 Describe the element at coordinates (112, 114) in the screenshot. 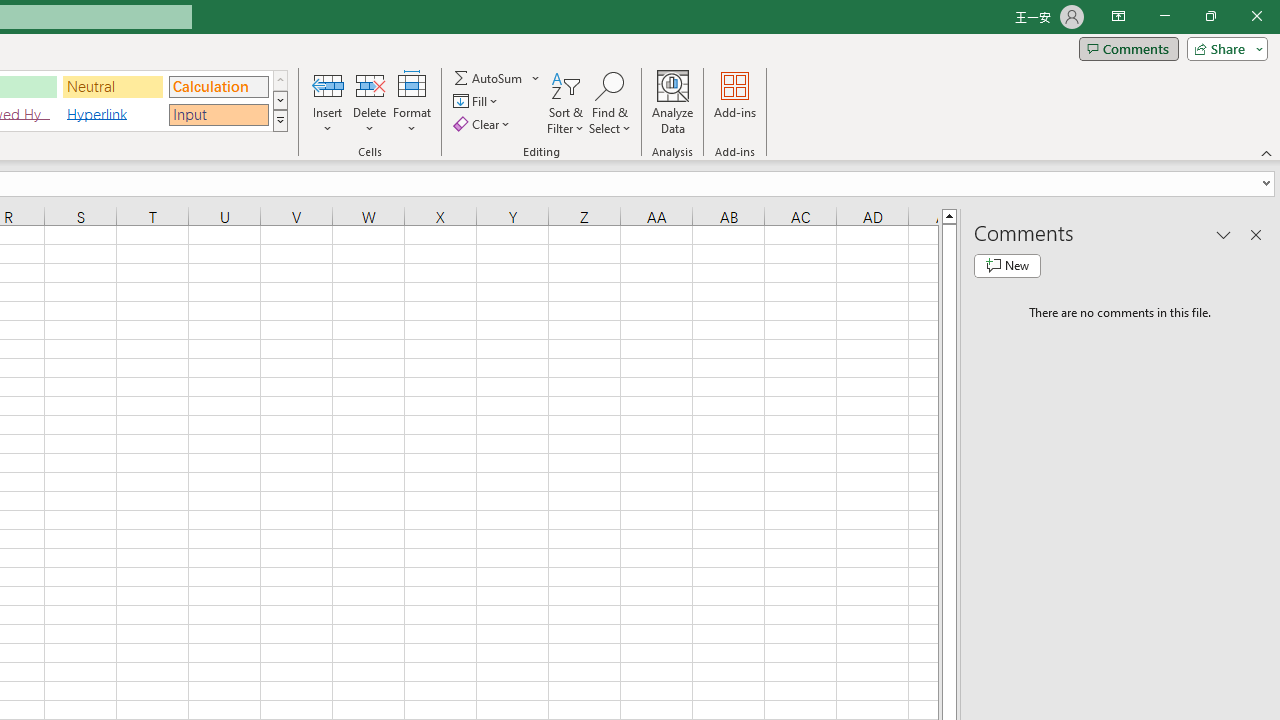

I see `'Hyperlink'` at that location.